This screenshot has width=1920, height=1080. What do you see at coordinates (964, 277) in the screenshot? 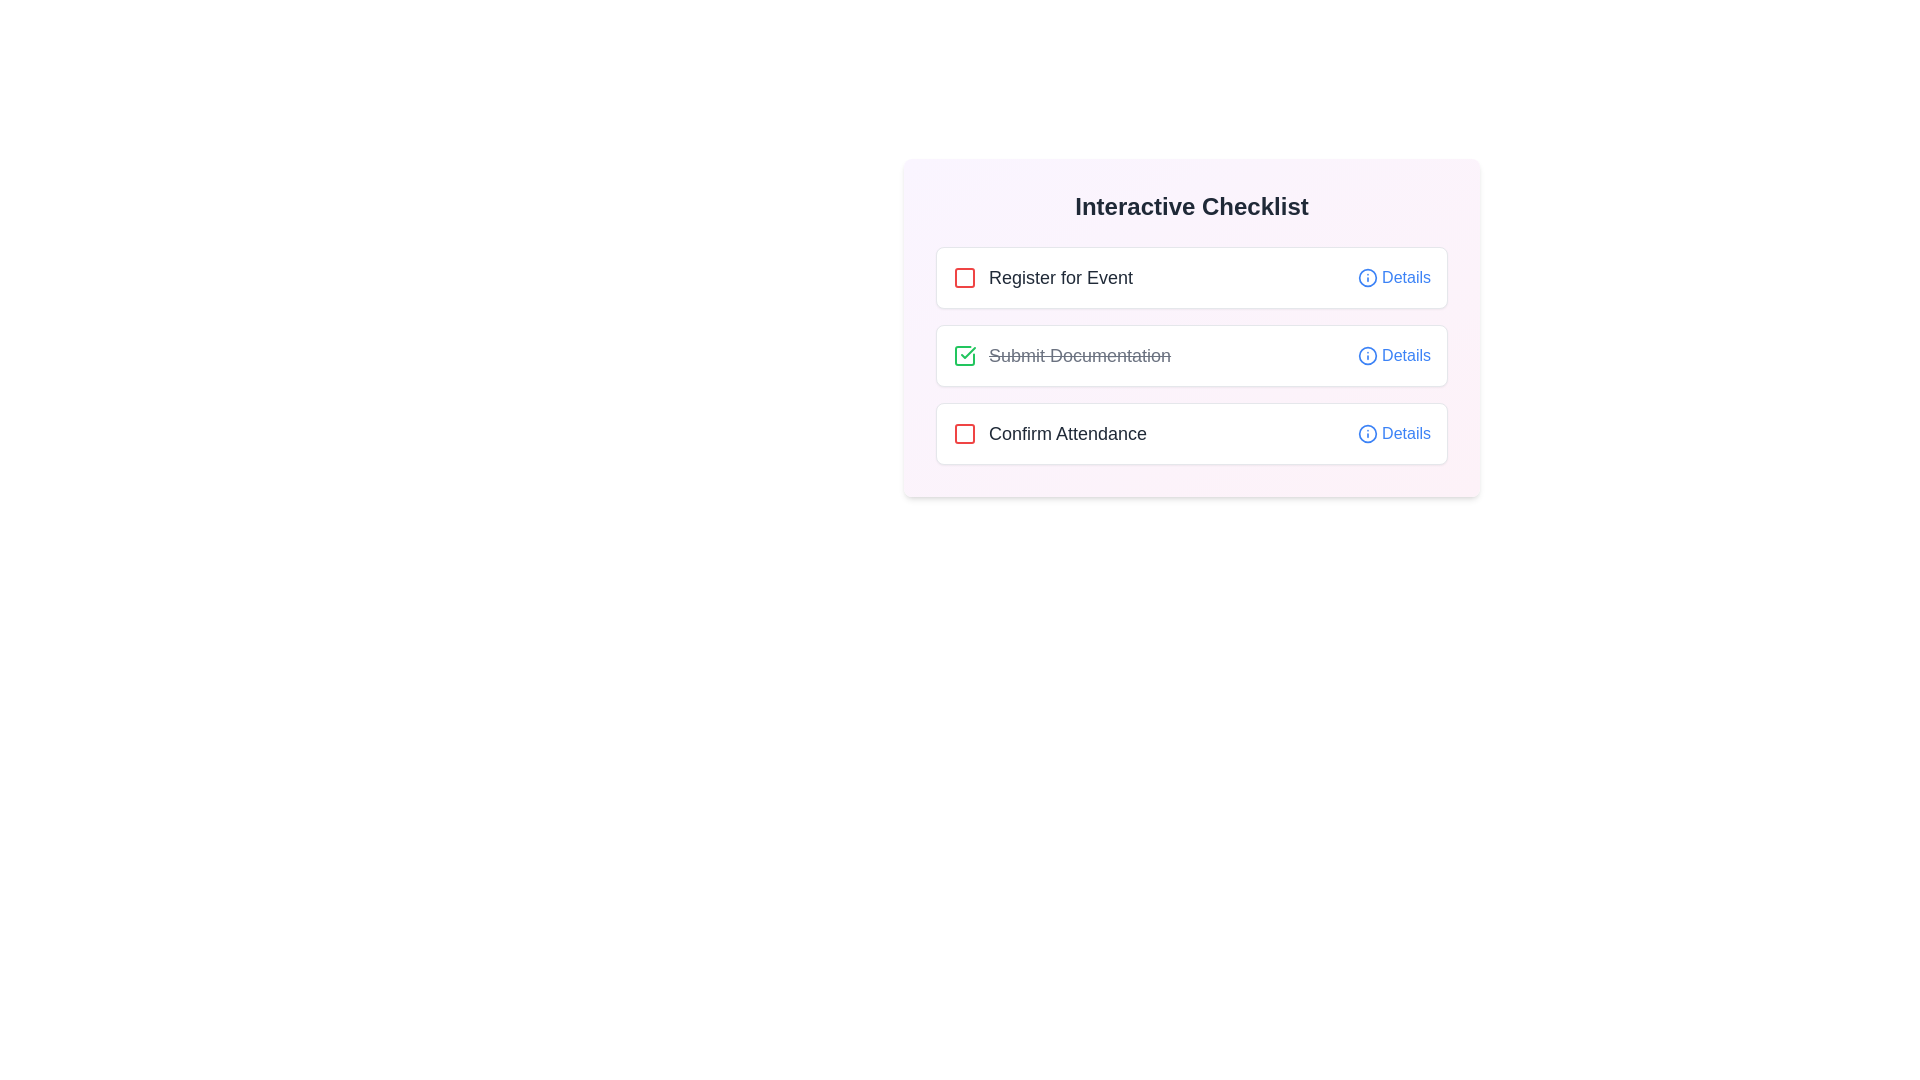
I see `the unchecked checkbox, which is a round-cornered square filled in red, located to the left of the 'Register for Event' text` at bounding box center [964, 277].